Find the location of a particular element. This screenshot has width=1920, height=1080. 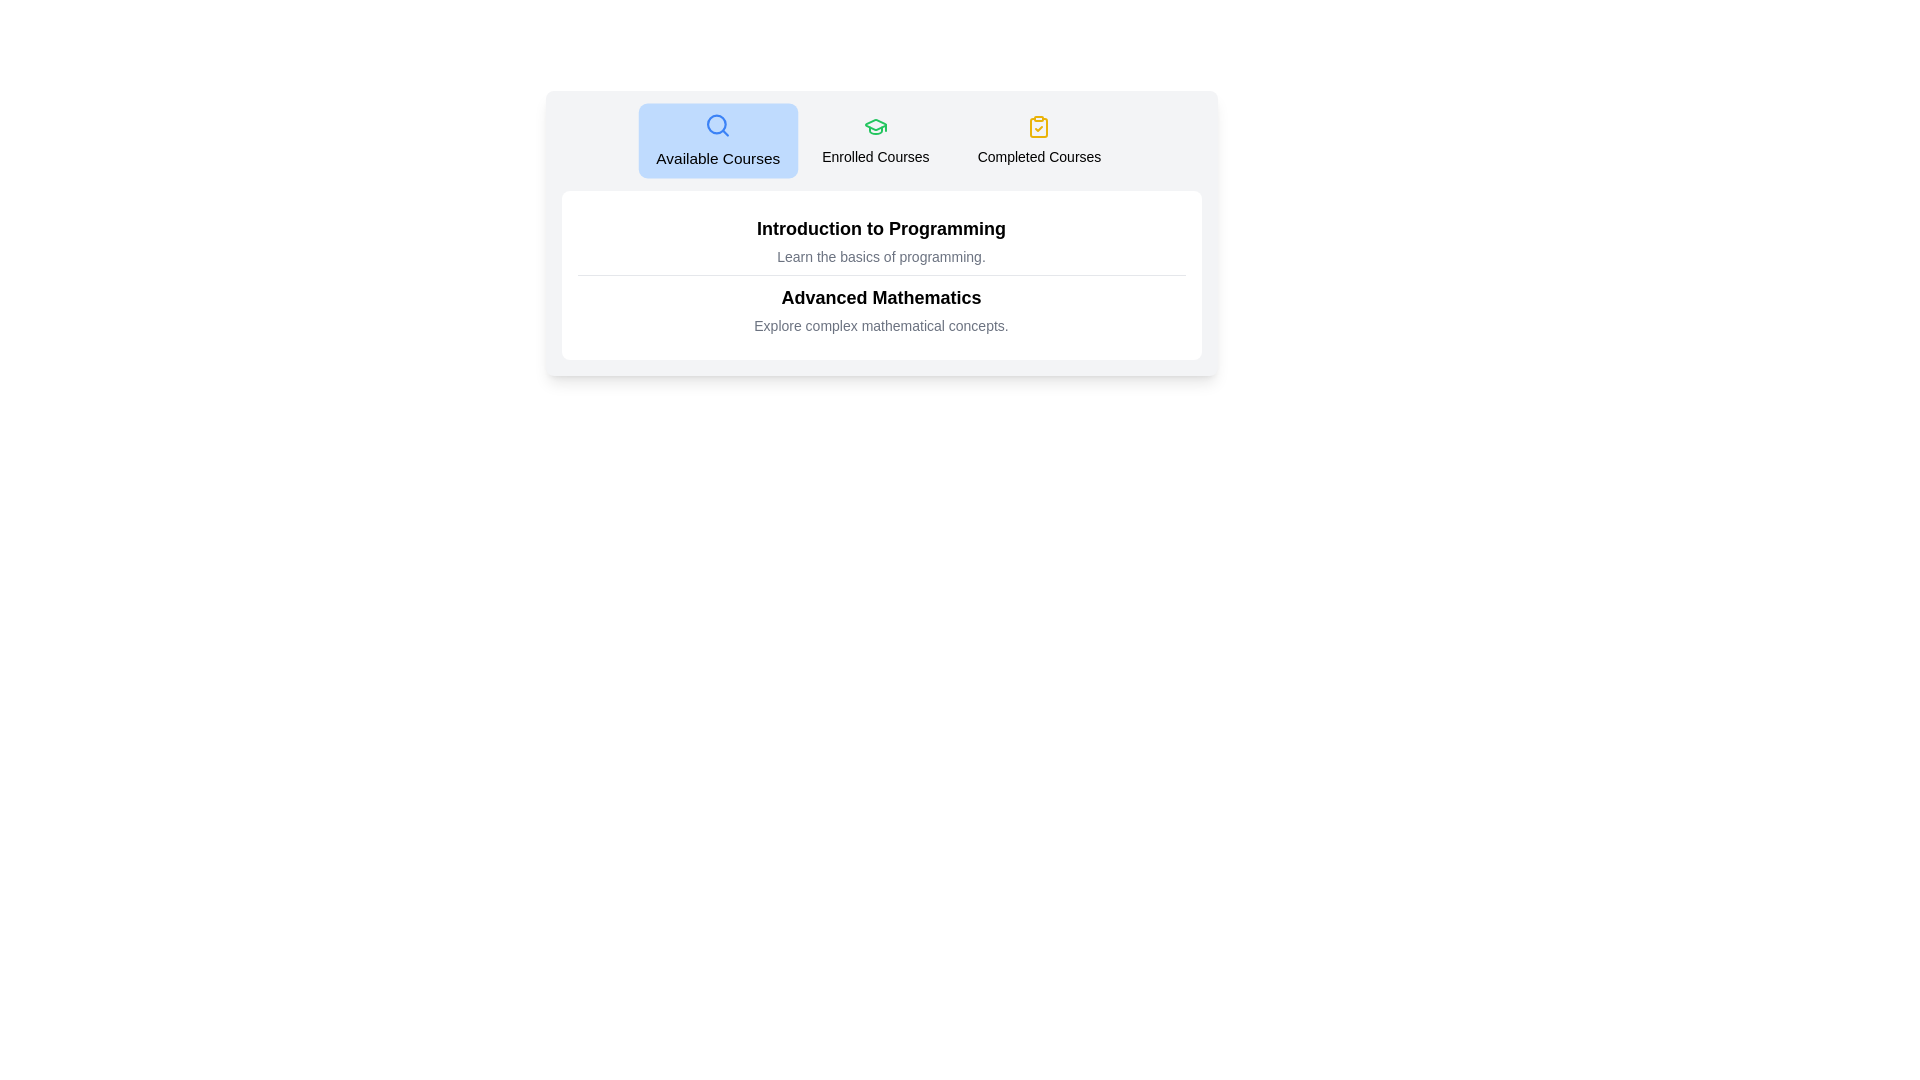

the tab labeled Available Courses is located at coordinates (717, 140).